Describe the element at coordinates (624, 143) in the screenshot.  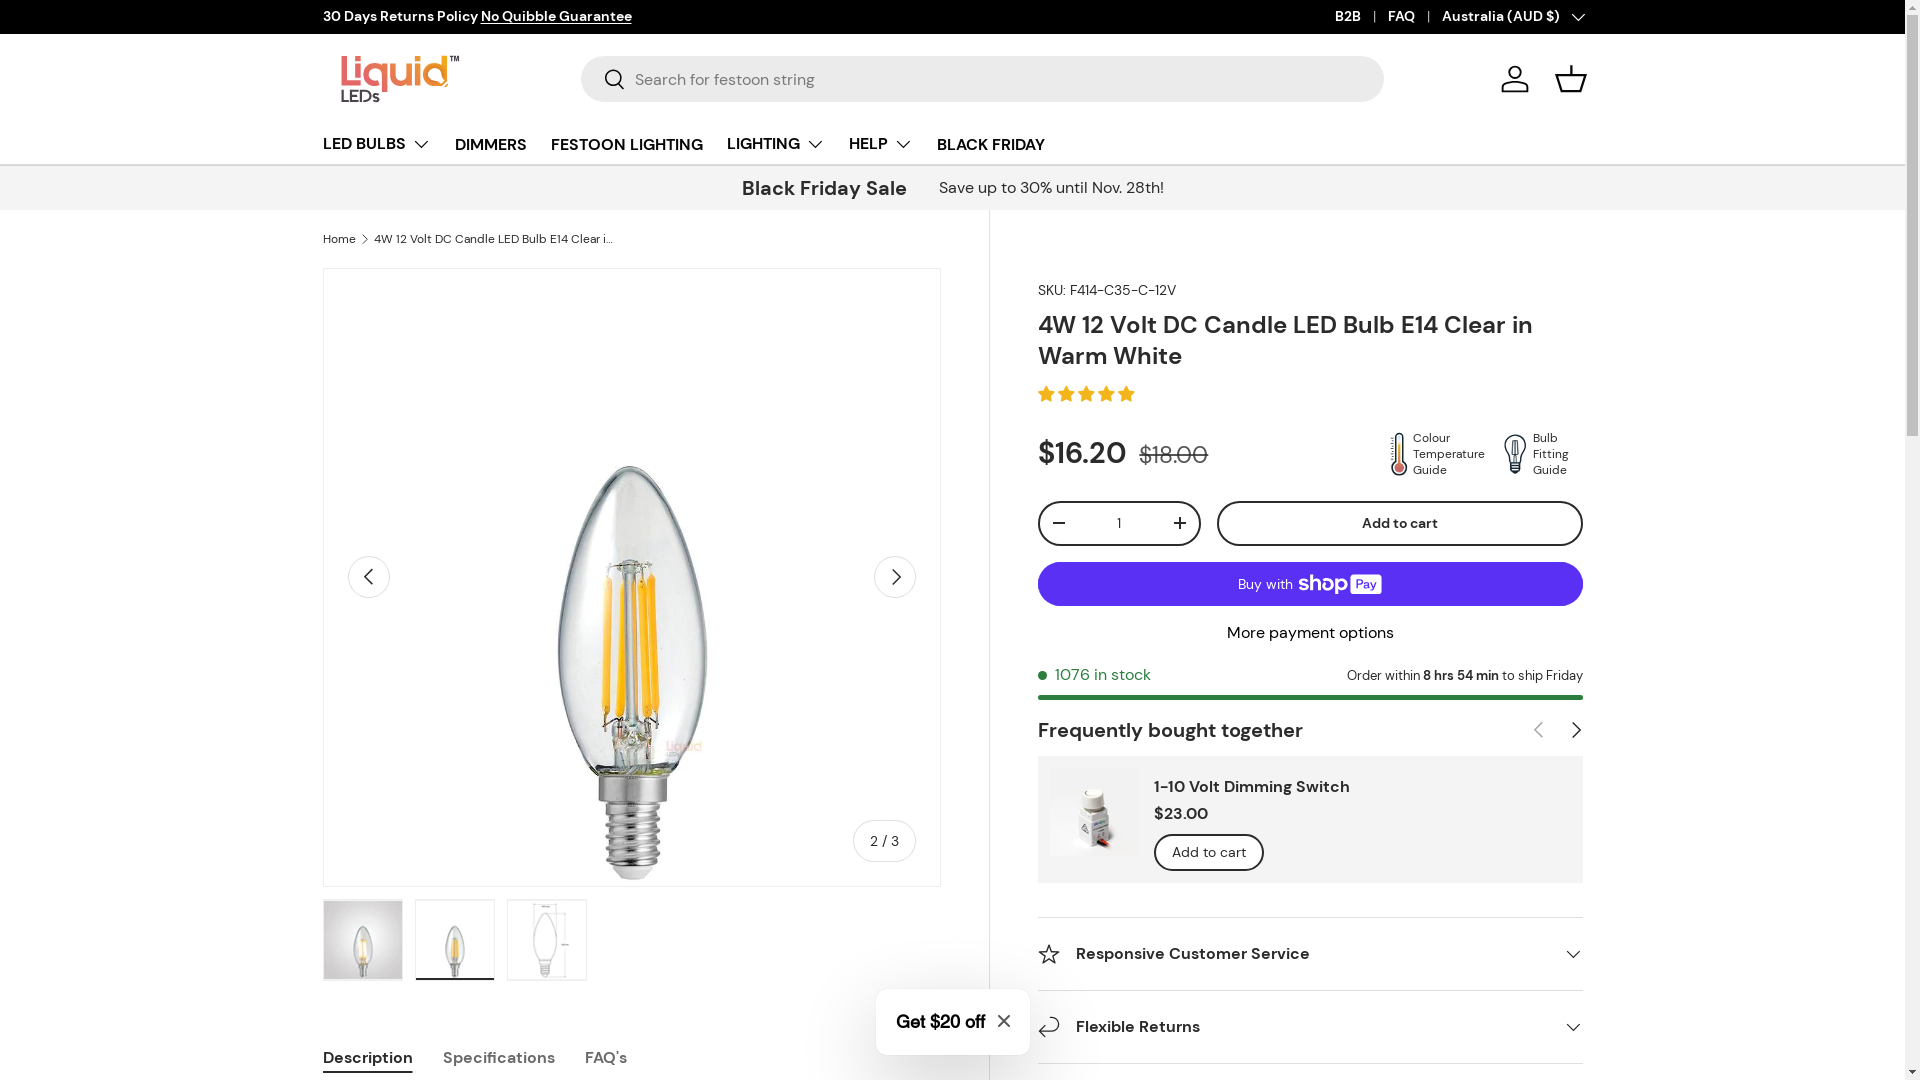
I see `'FESTOON LIGHTING'` at that location.